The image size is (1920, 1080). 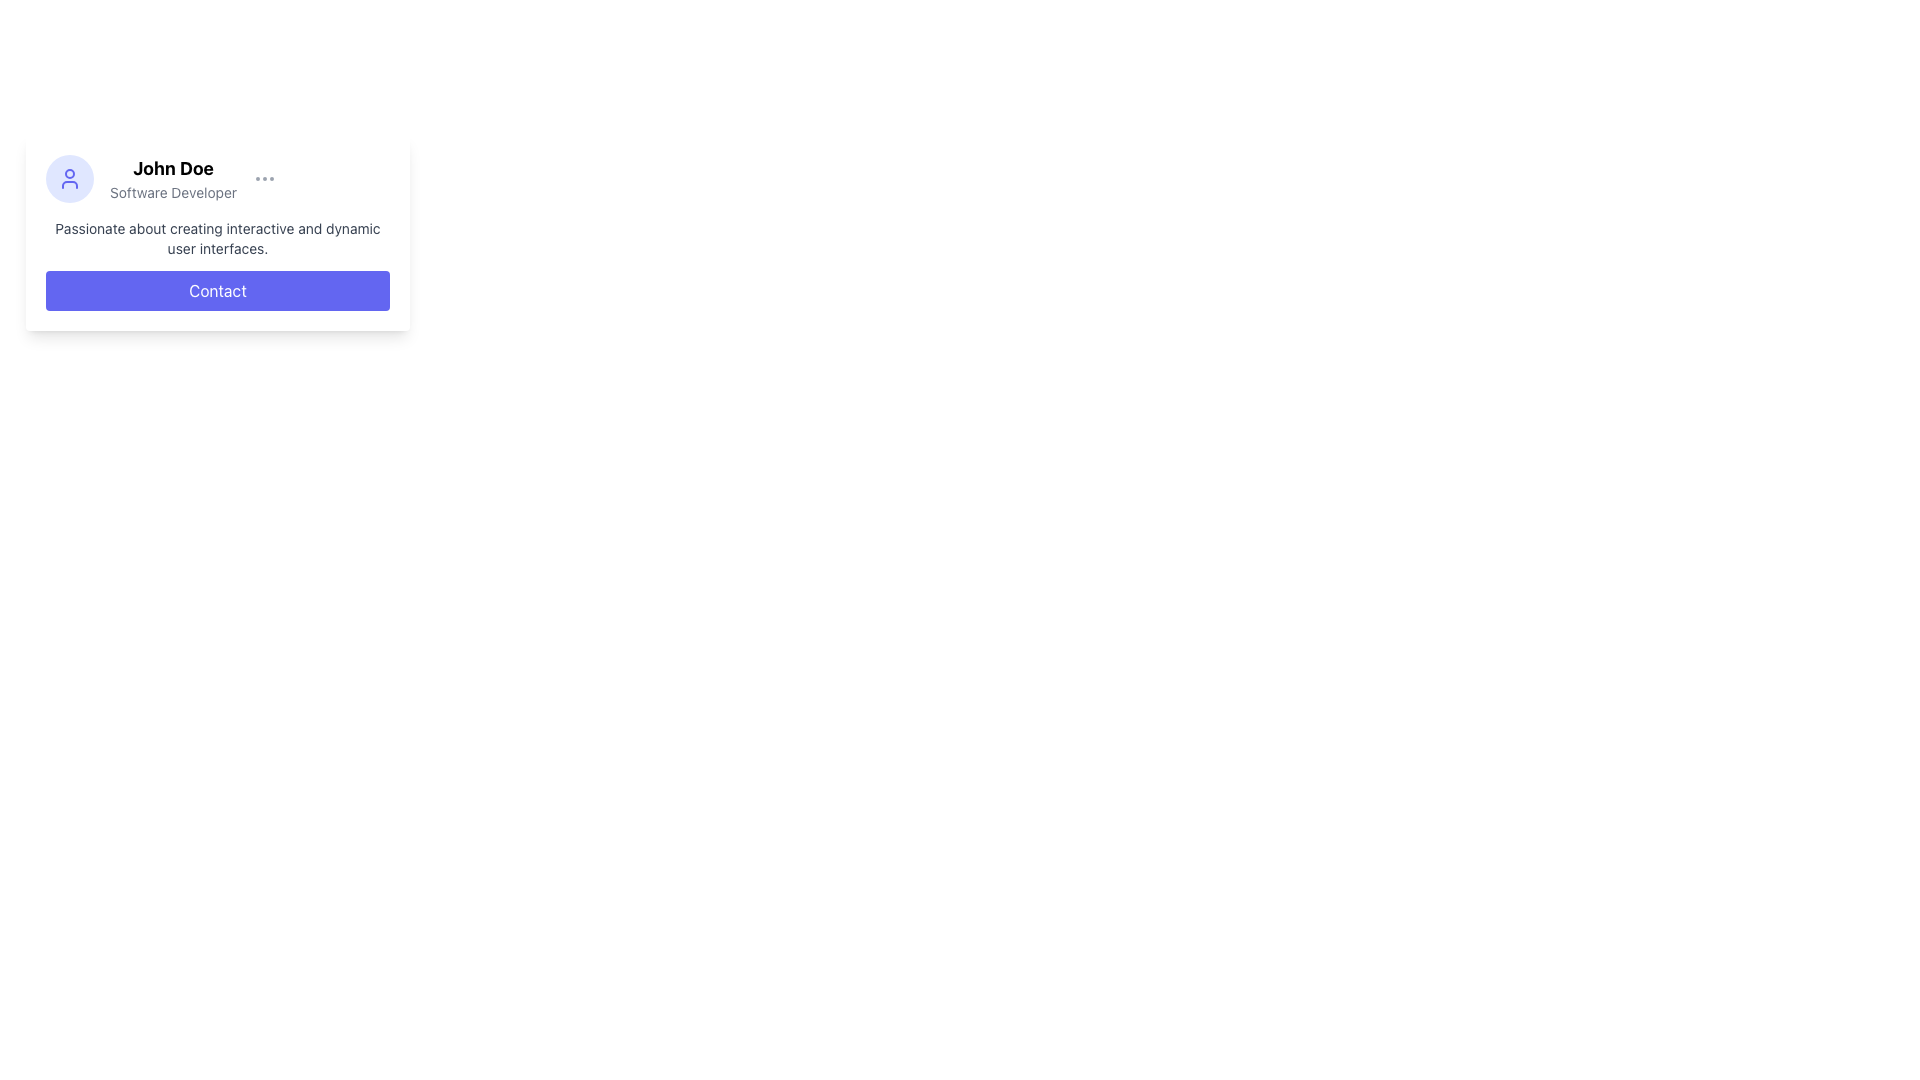 What do you see at coordinates (217, 290) in the screenshot?
I see `the 'Contact' button, which is a vibrant indigo rectangular button with white text, located below a paragraph in a user information card` at bounding box center [217, 290].